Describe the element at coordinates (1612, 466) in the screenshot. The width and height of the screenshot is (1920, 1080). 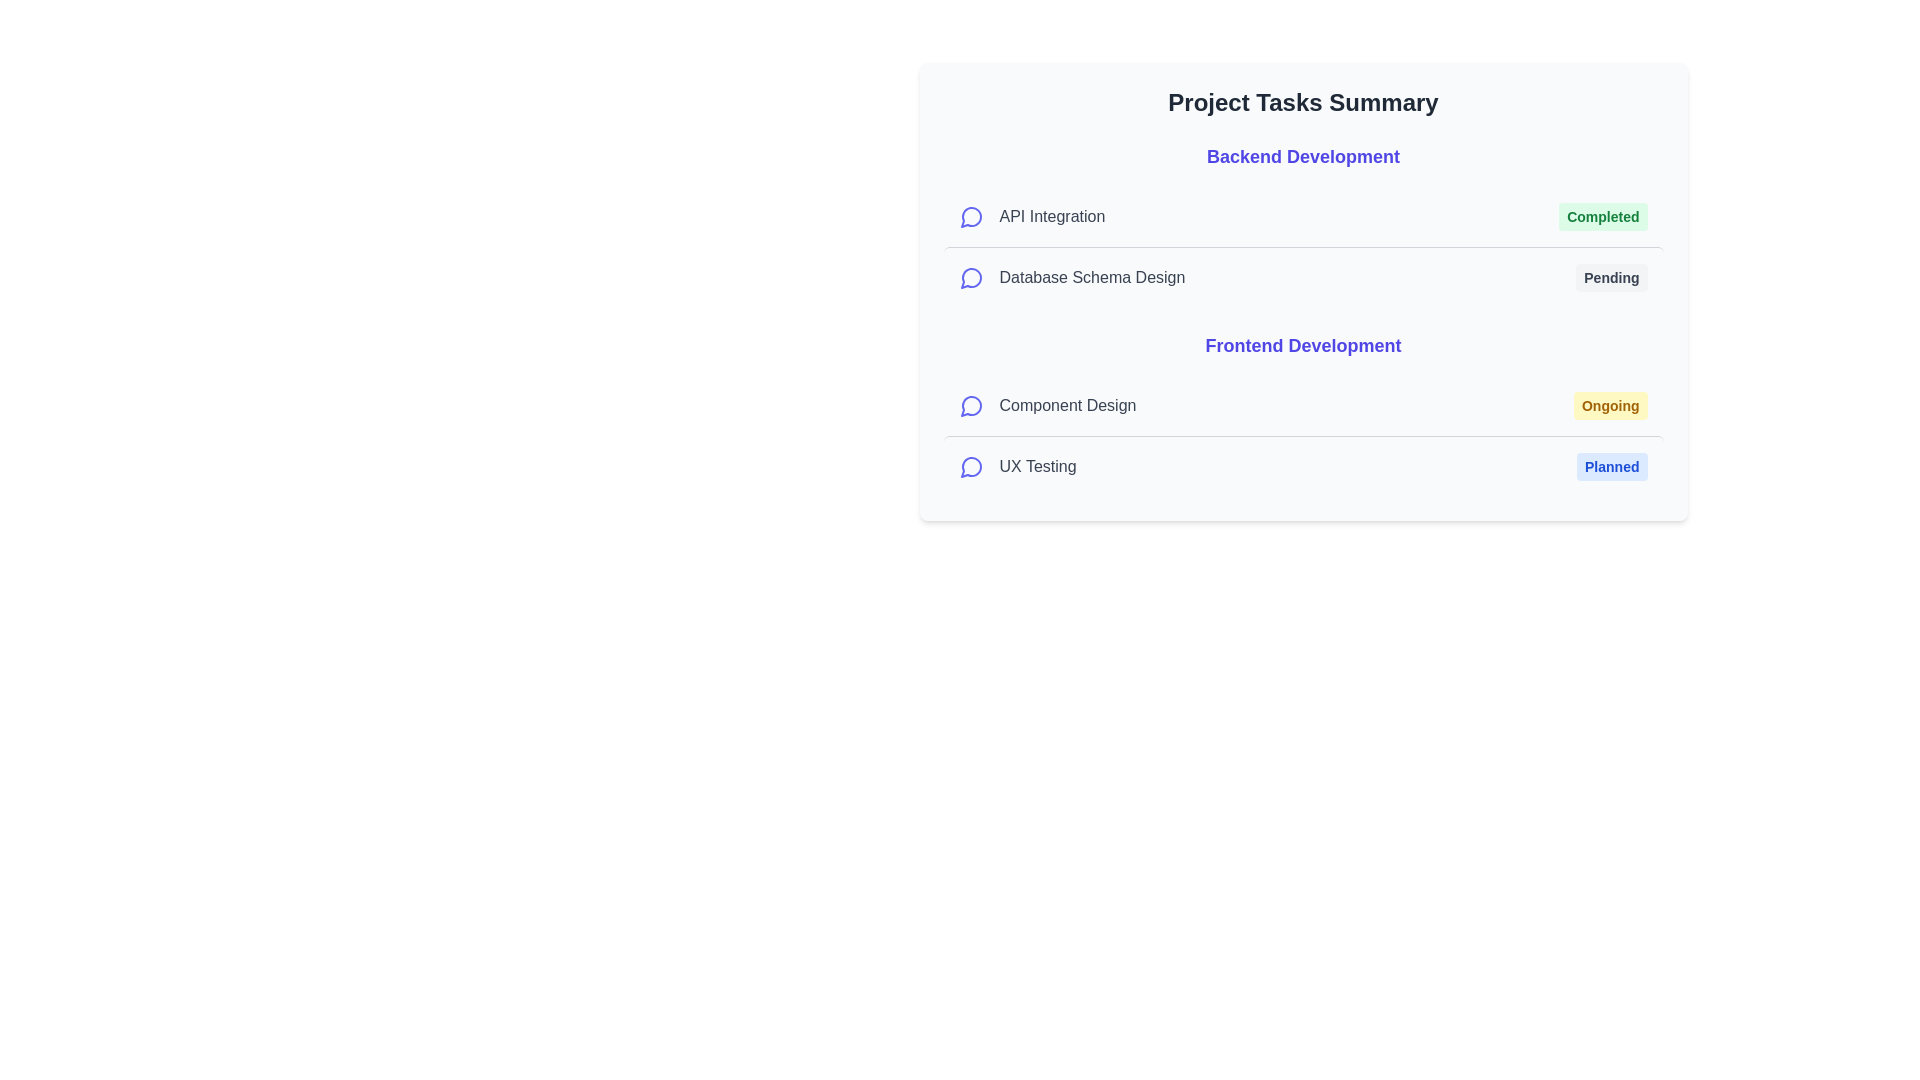
I see `the rectangular badge with rounded corners that has a light blue background and the text 'Planned' in bold blue font, located in the 'UX Testing' section of the 'Project Tasks Summary'` at that location.